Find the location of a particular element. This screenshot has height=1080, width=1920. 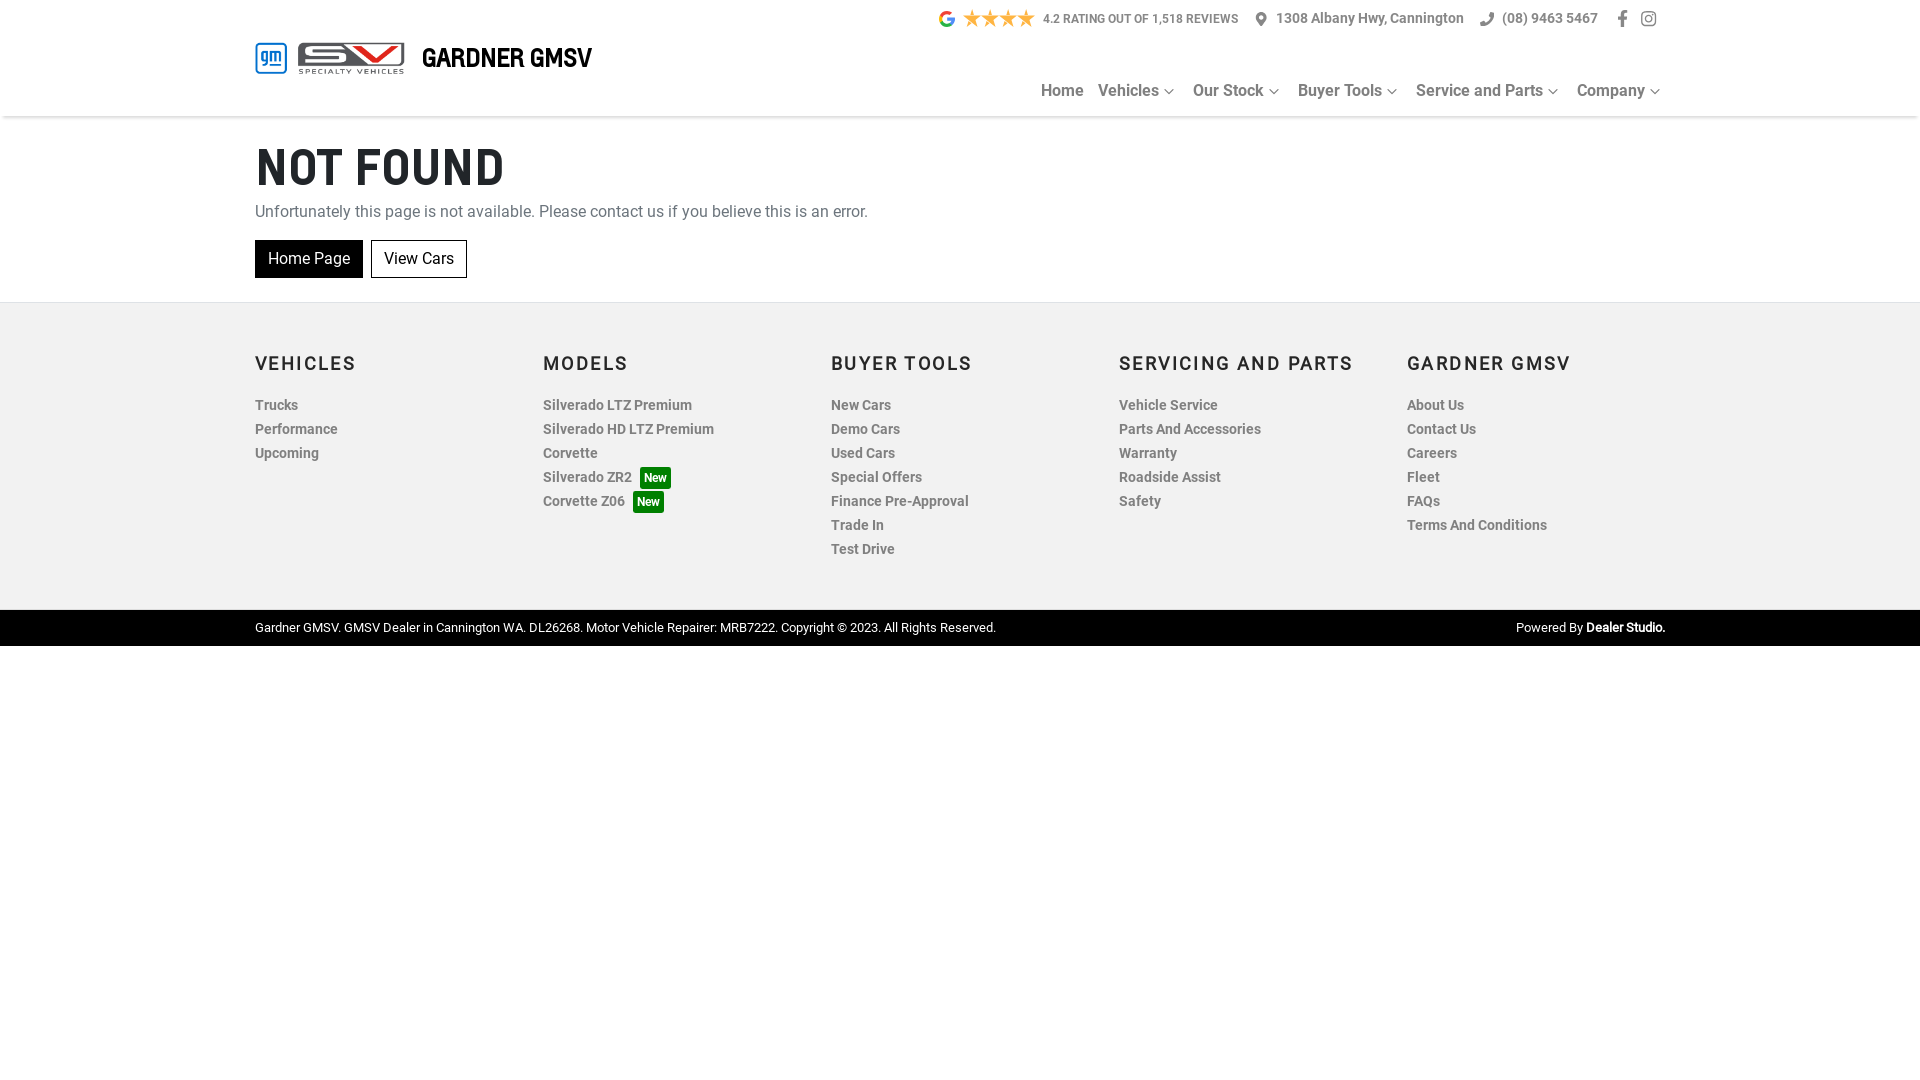

'Contact Us' is located at coordinates (1441, 428).